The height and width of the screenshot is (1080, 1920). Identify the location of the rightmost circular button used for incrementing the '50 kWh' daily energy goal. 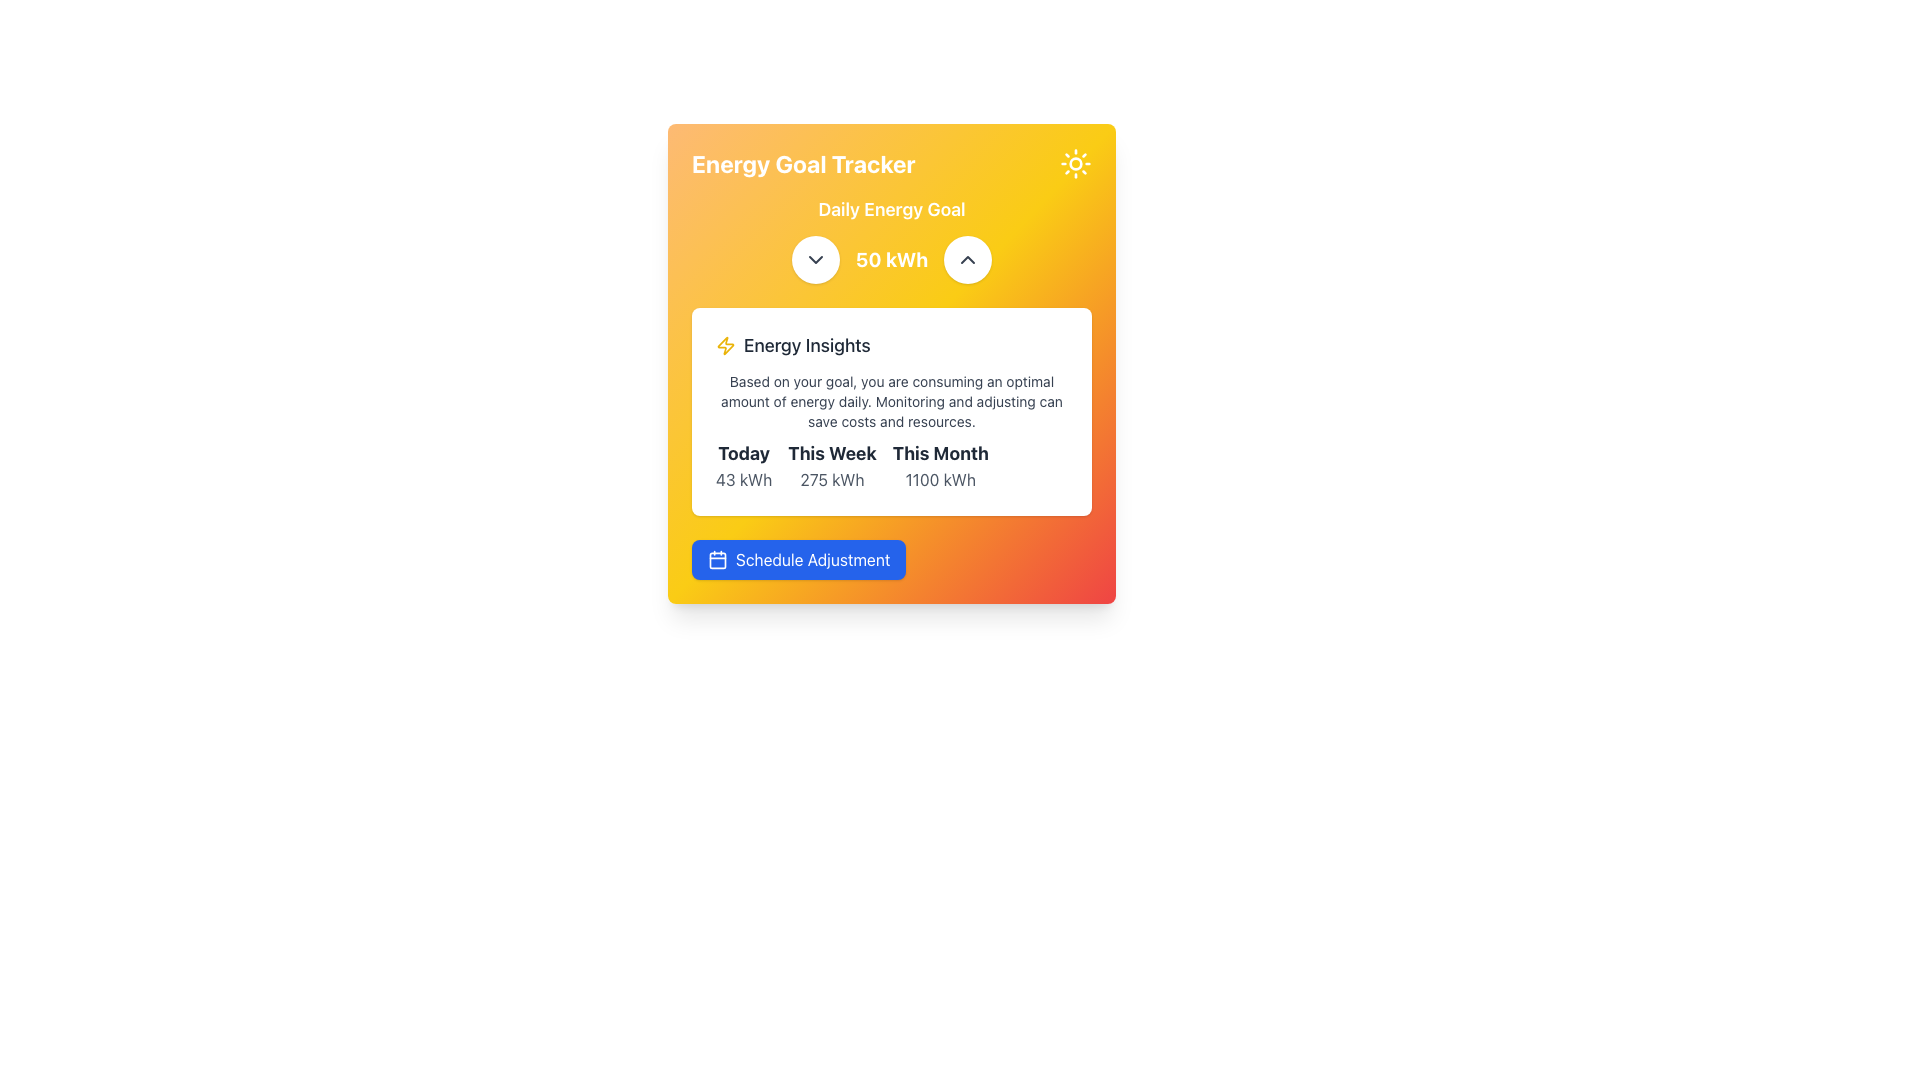
(968, 258).